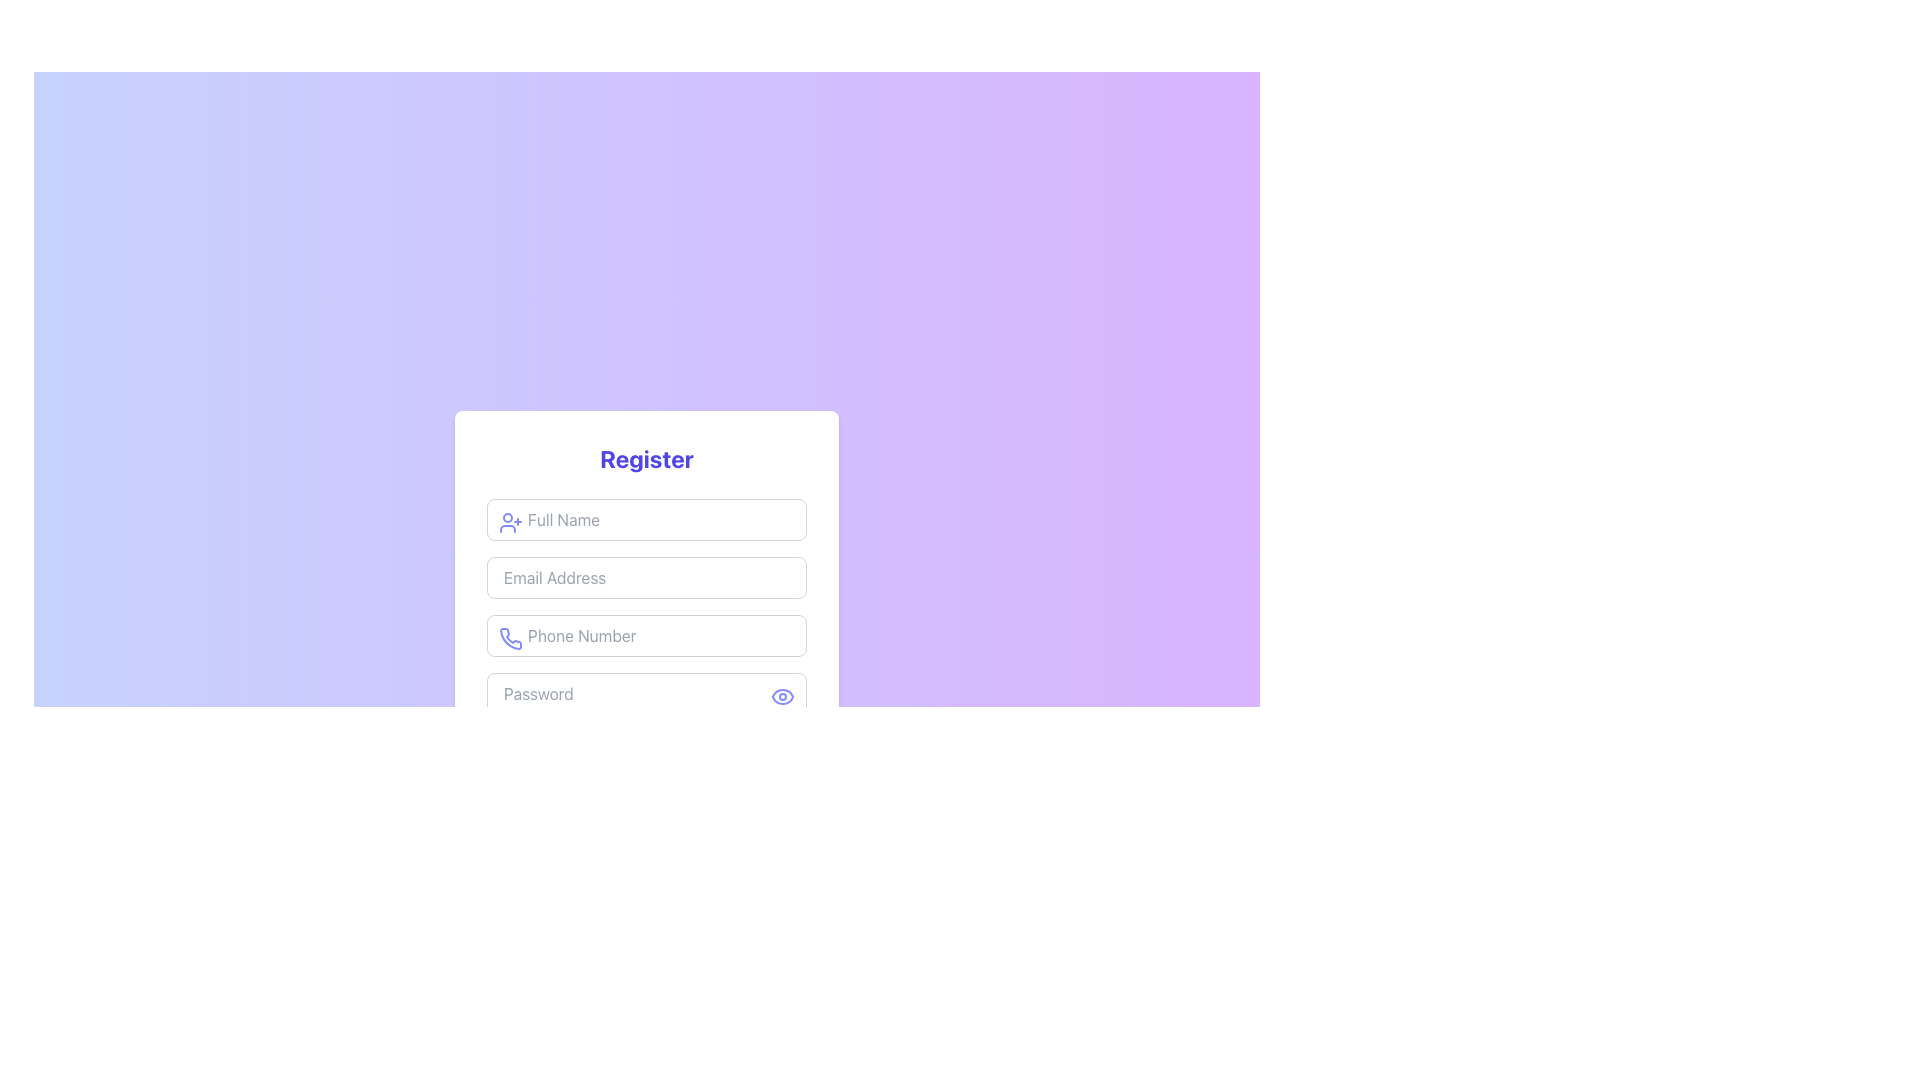 Image resolution: width=1920 pixels, height=1080 pixels. I want to click on the toggle icon located at the top-right corner of the password input field, so click(781, 696).